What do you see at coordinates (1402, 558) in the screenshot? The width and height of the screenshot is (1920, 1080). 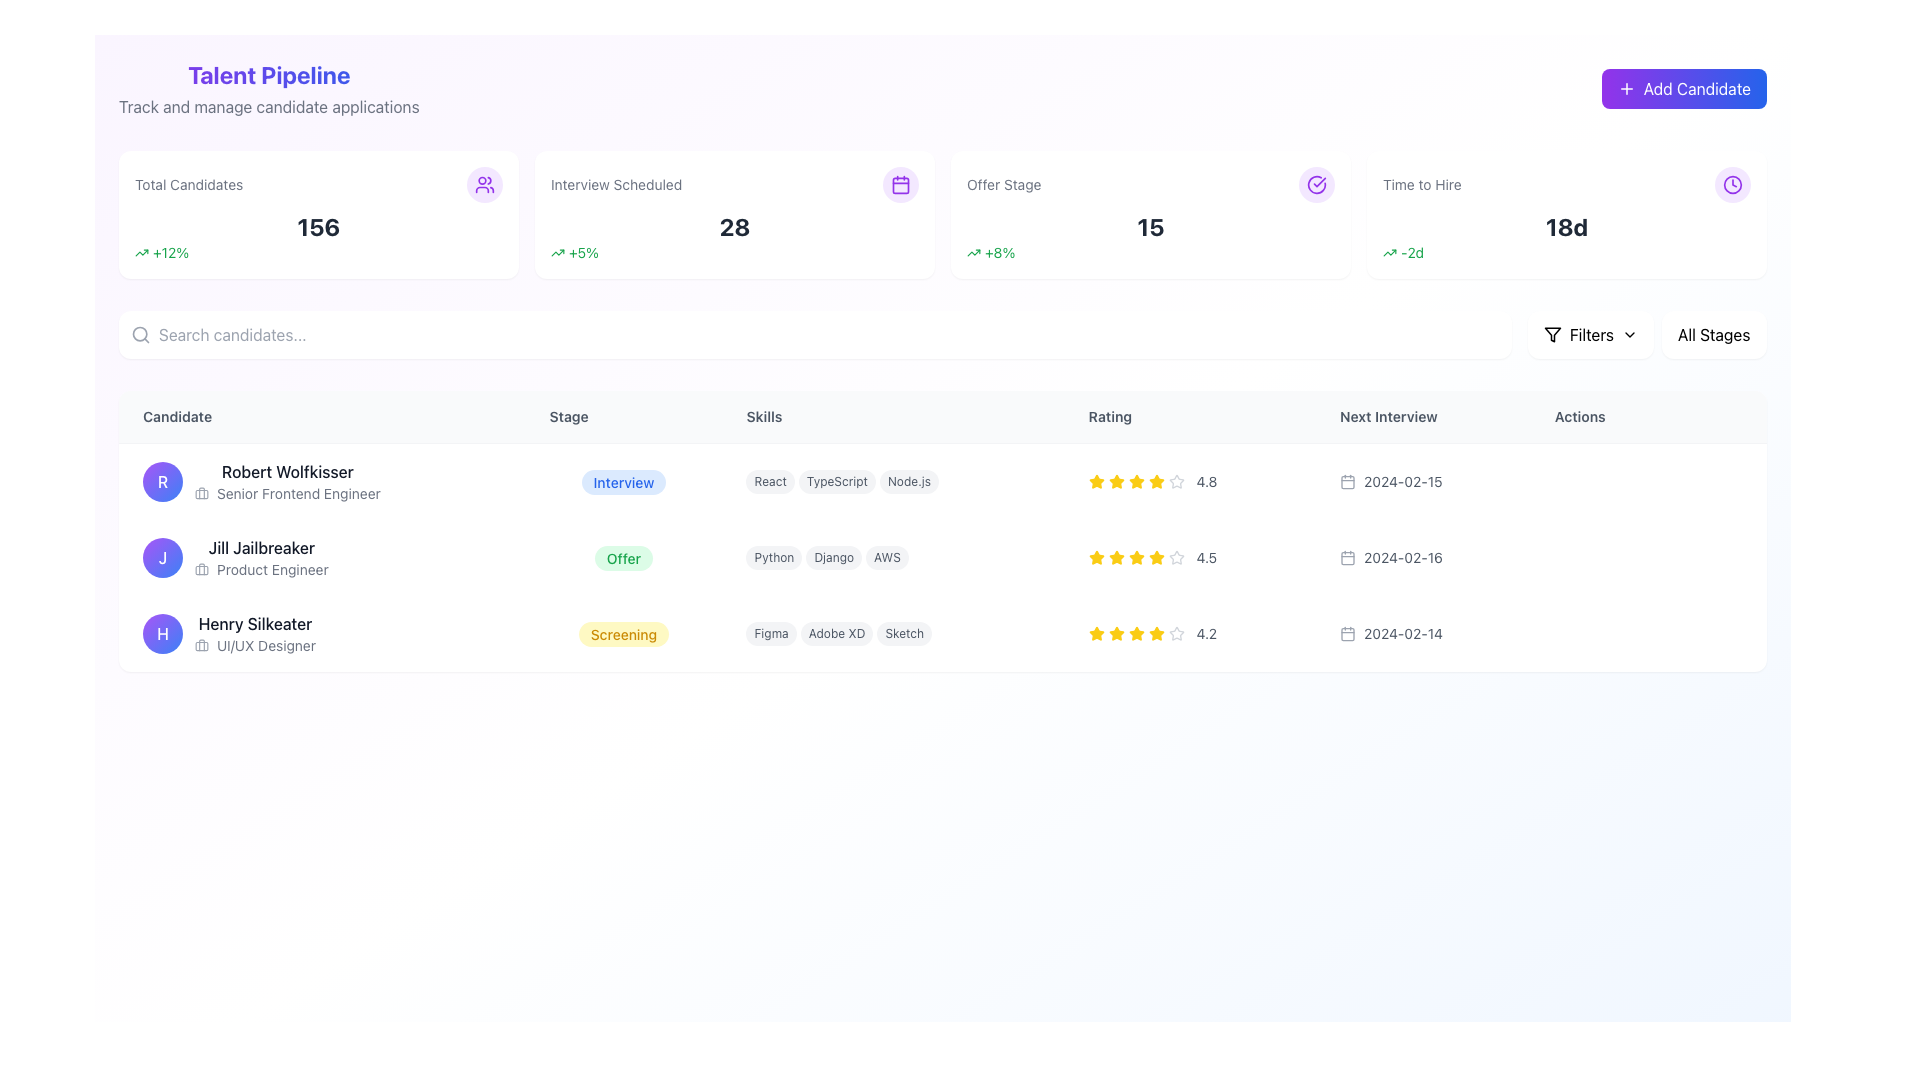 I see `the informational Text label displaying the next interview date` at bounding box center [1402, 558].